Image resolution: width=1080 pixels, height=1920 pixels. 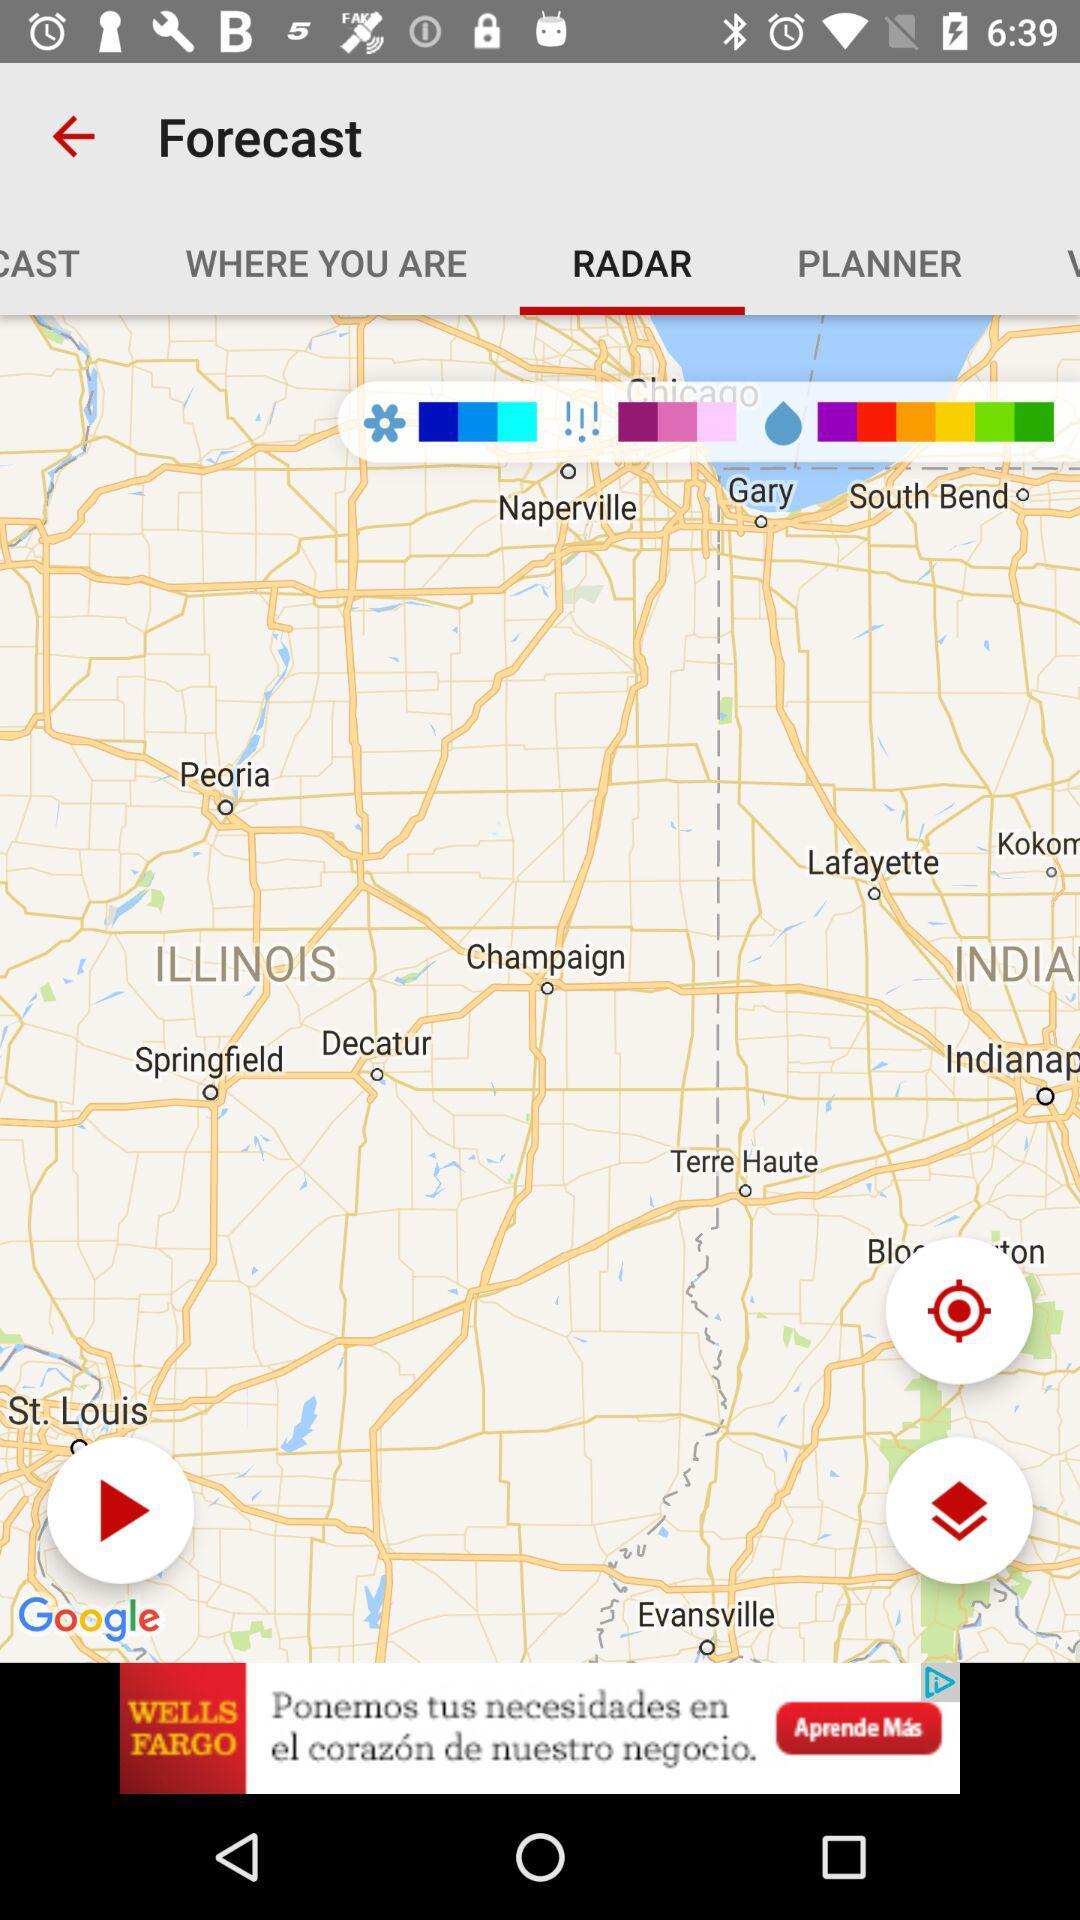 I want to click on reset navigation, so click(x=958, y=1310).